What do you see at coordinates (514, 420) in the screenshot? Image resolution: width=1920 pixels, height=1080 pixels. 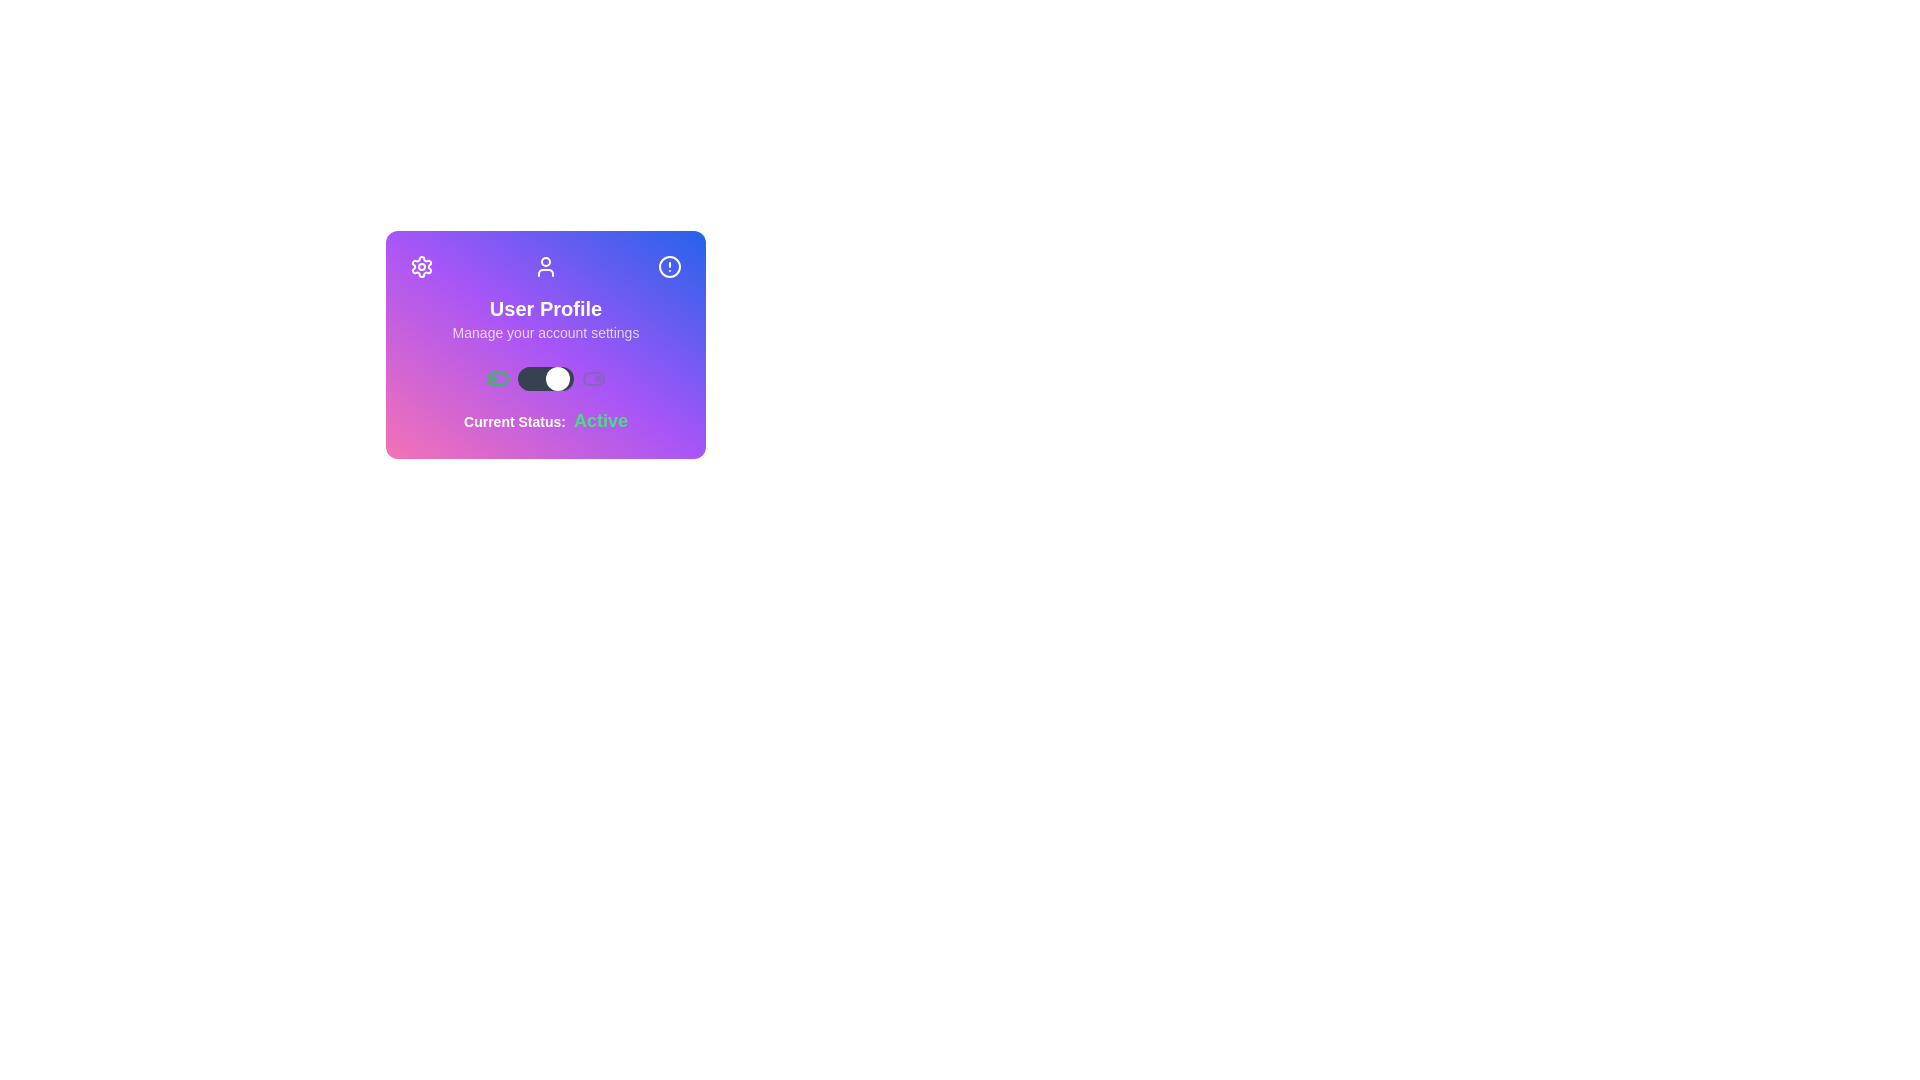 I see `the text label positioned in the bottom-left part of the 'User Profile' card that describes the status of the following text 'Active'` at bounding box center [514, 420].